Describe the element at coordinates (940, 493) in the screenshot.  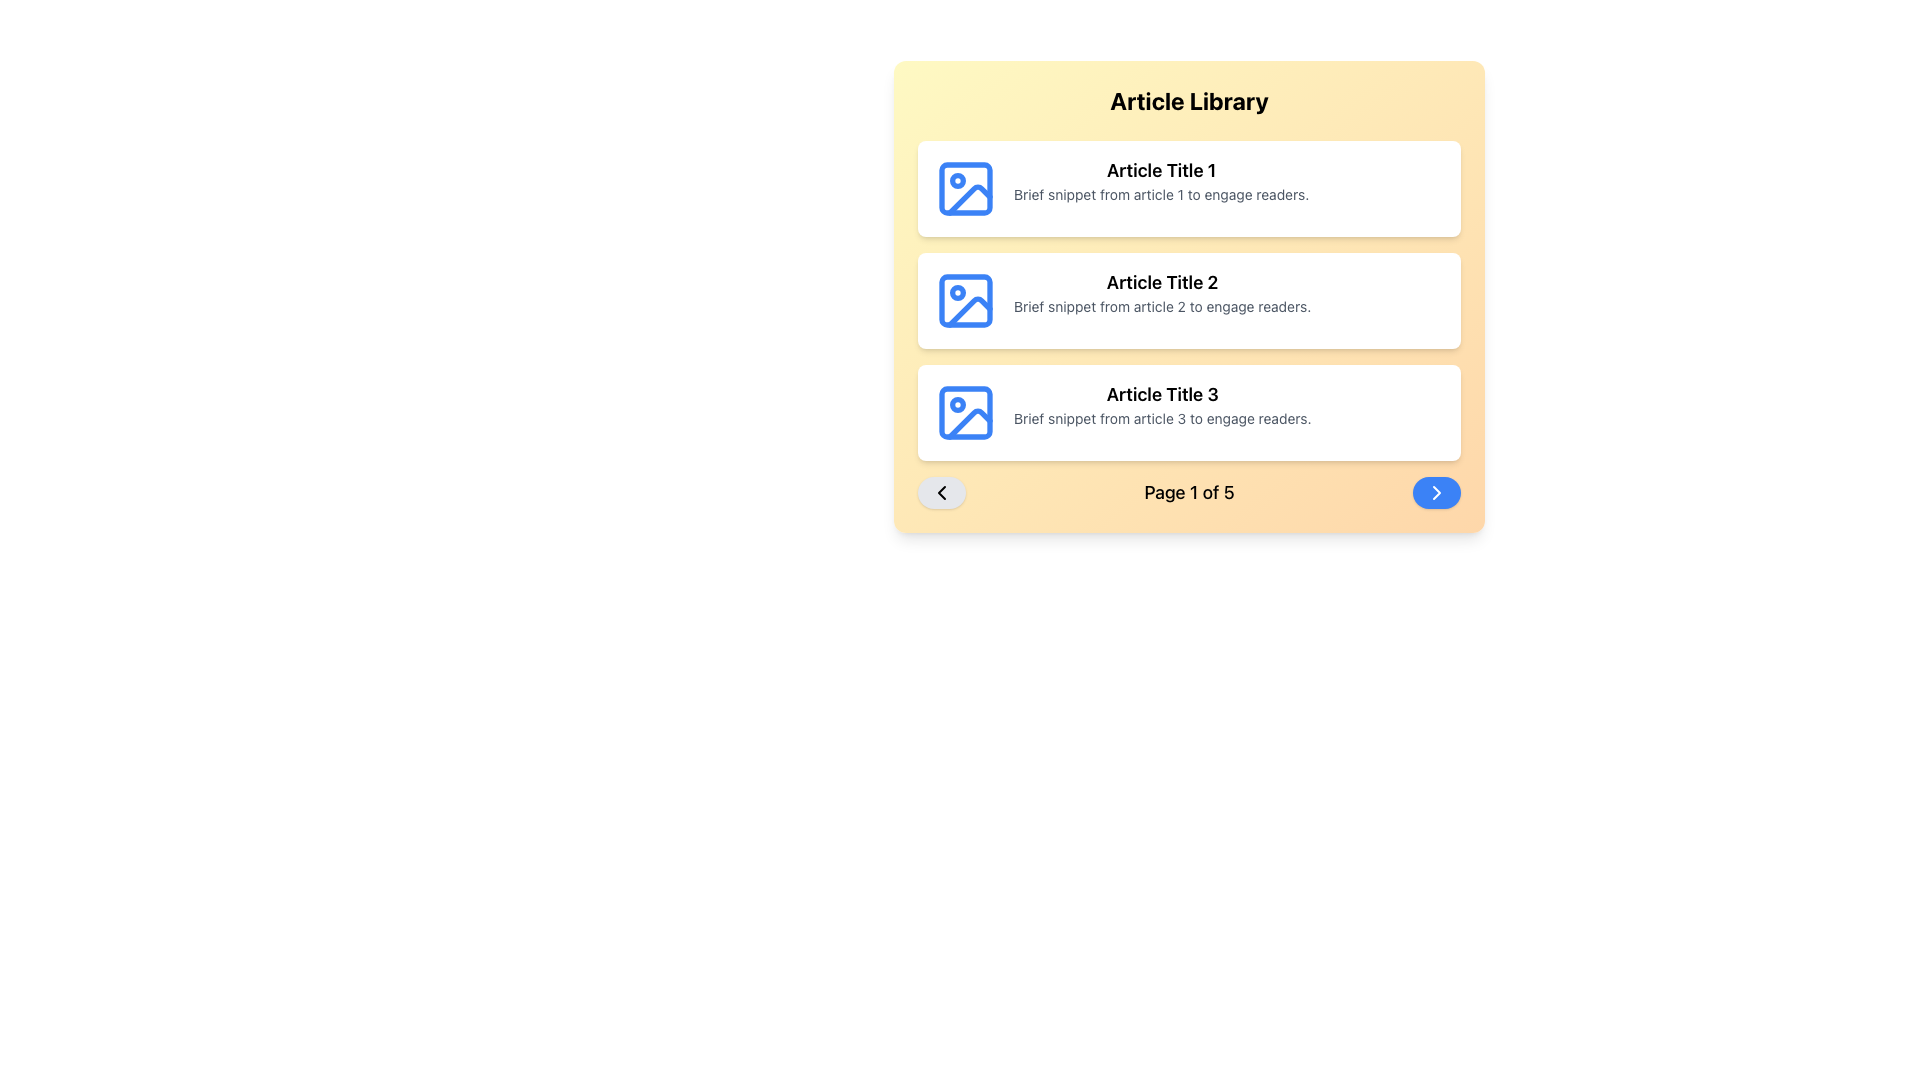
I see `the left-pointing arrow icon, which is part of a circular button at the bottom left of the pagination controls` at that location.